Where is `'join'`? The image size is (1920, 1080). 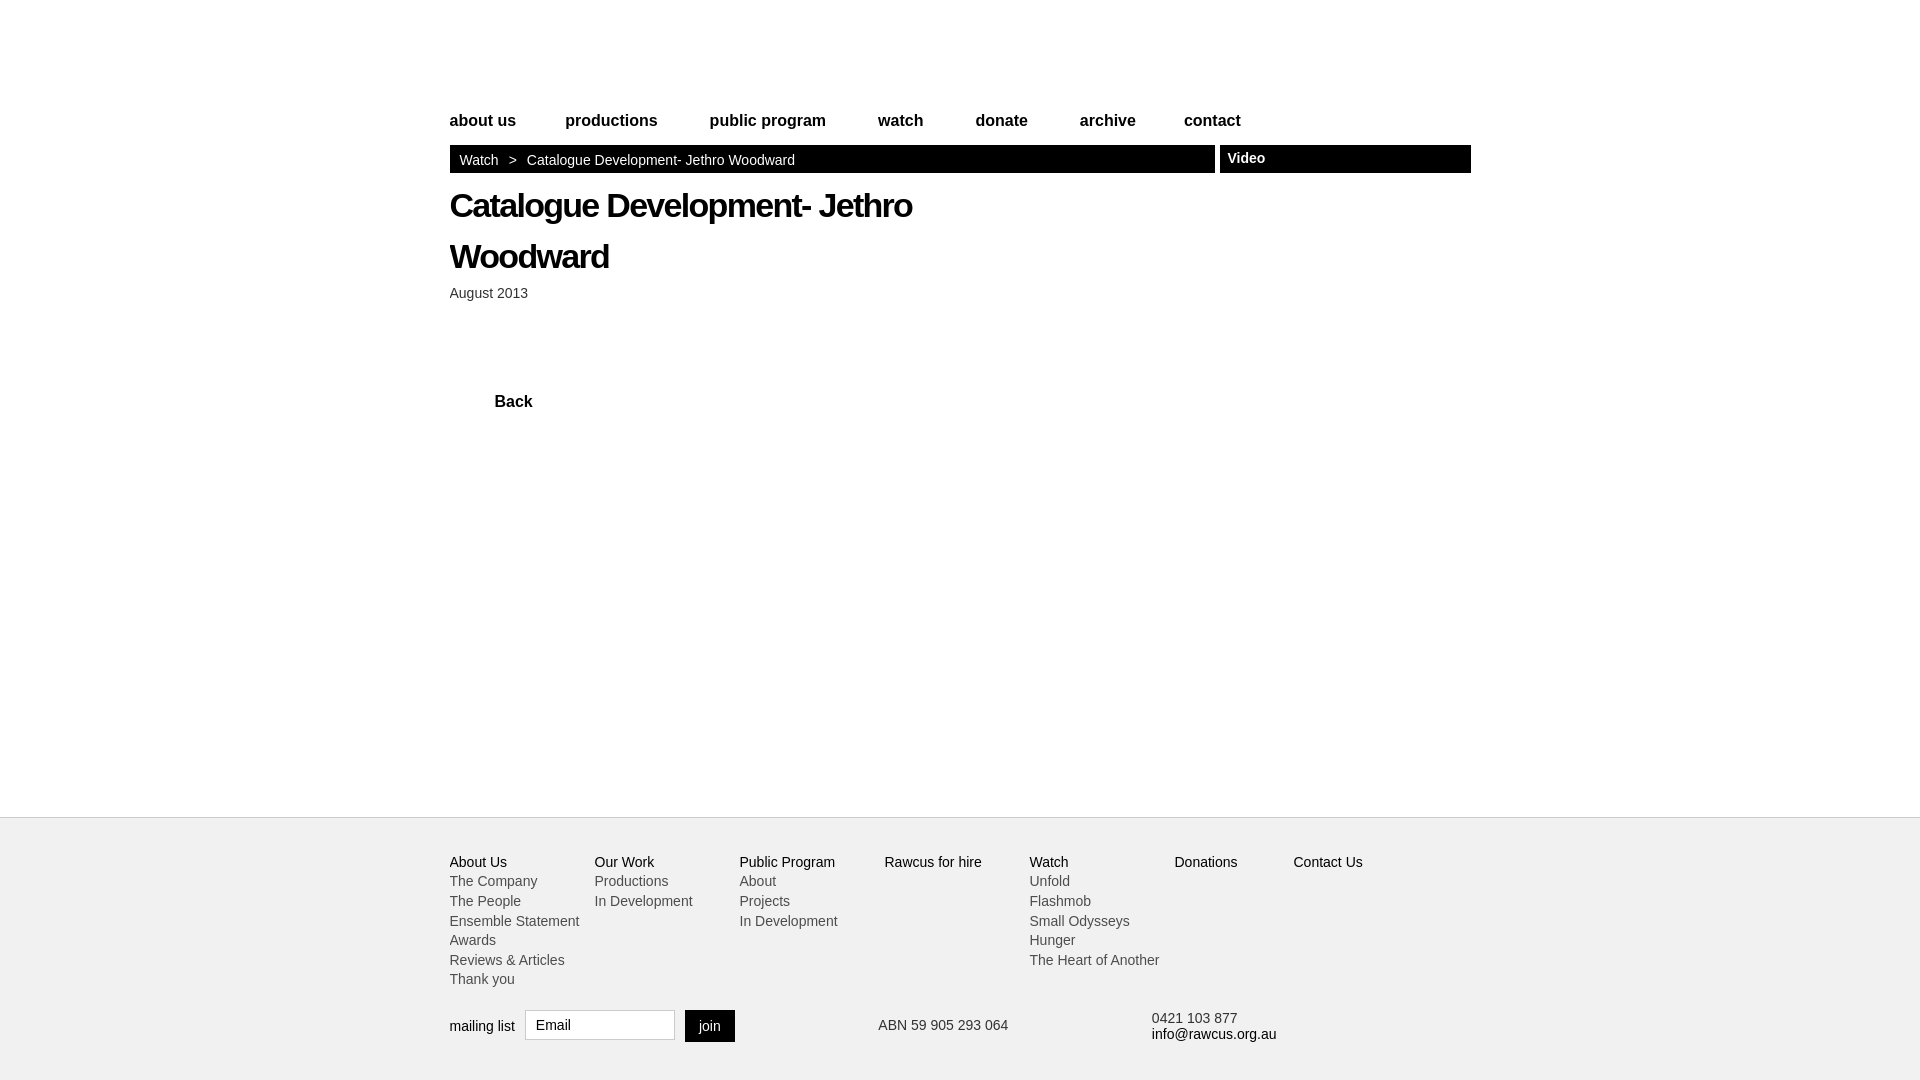 'join' is located at coordinates (710, 1026).